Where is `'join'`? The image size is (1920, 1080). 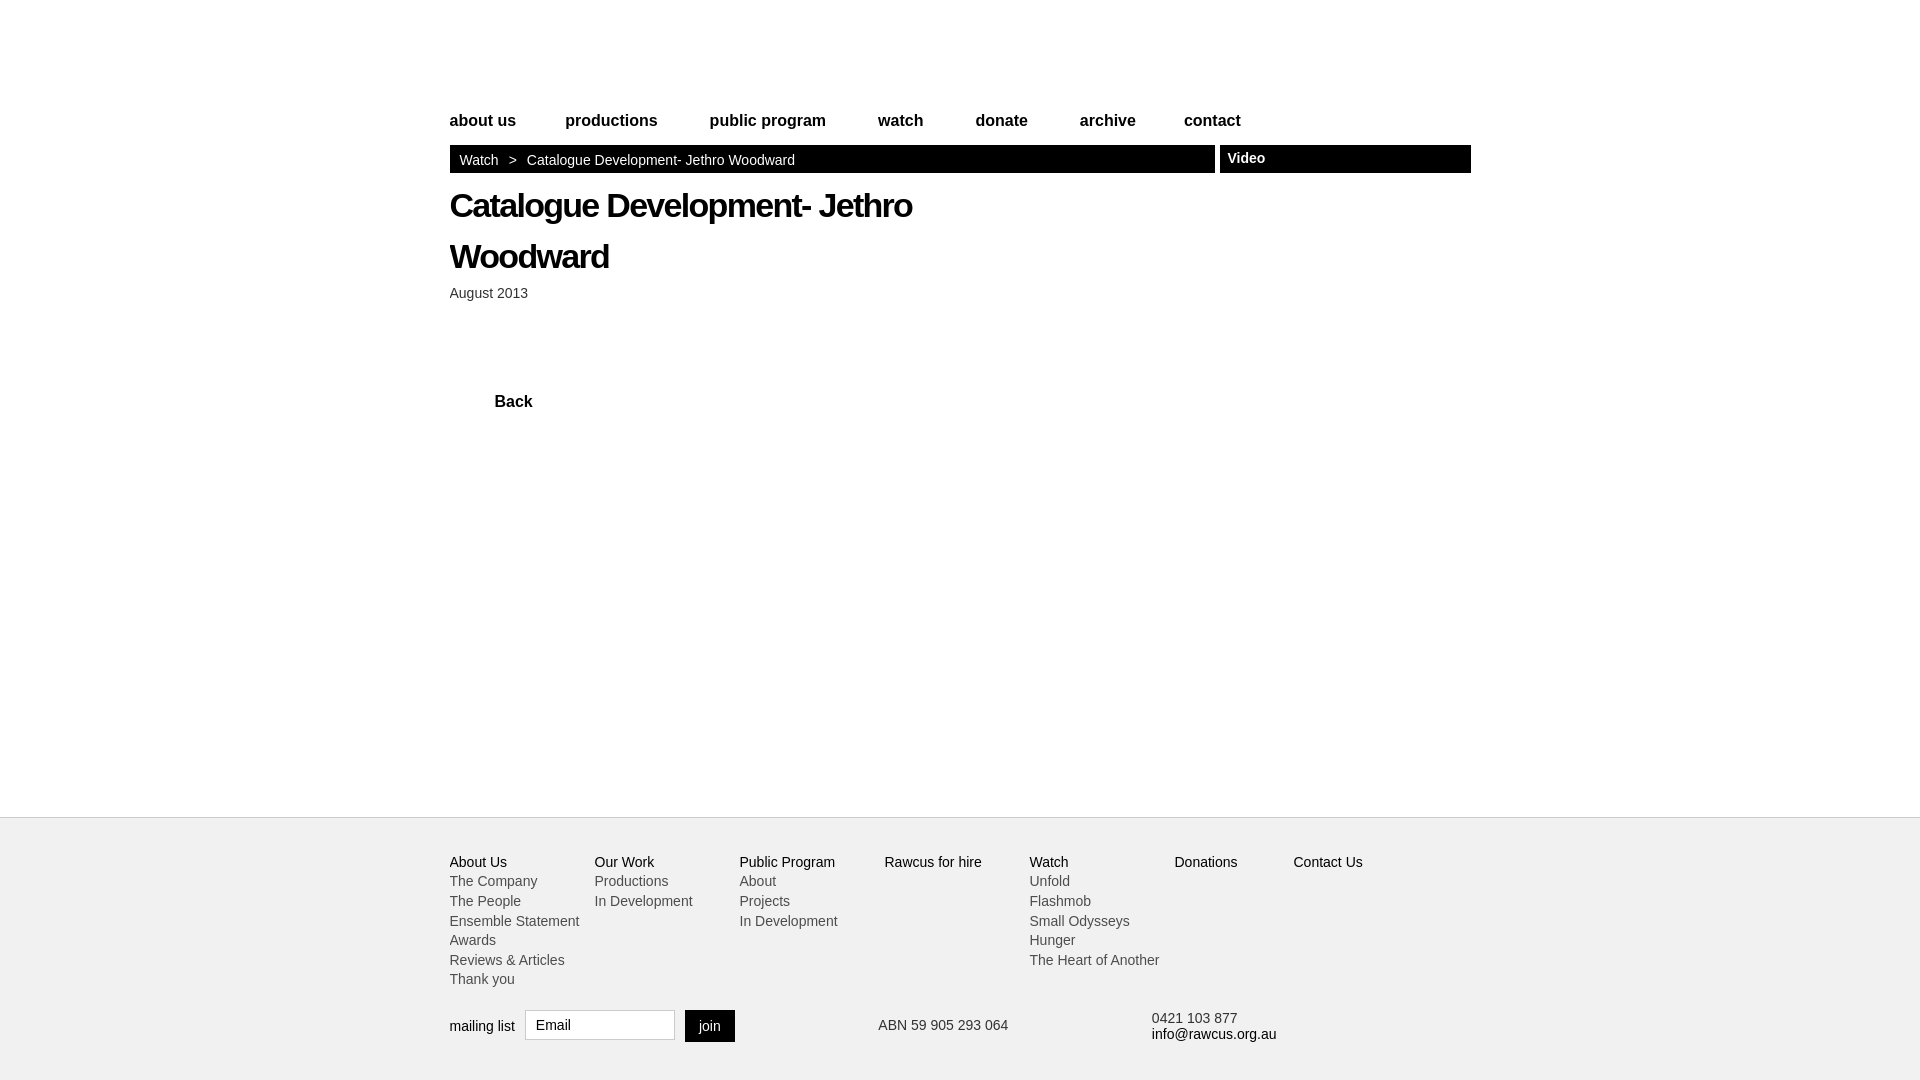 'join' is located at coordinates (710, 1026).